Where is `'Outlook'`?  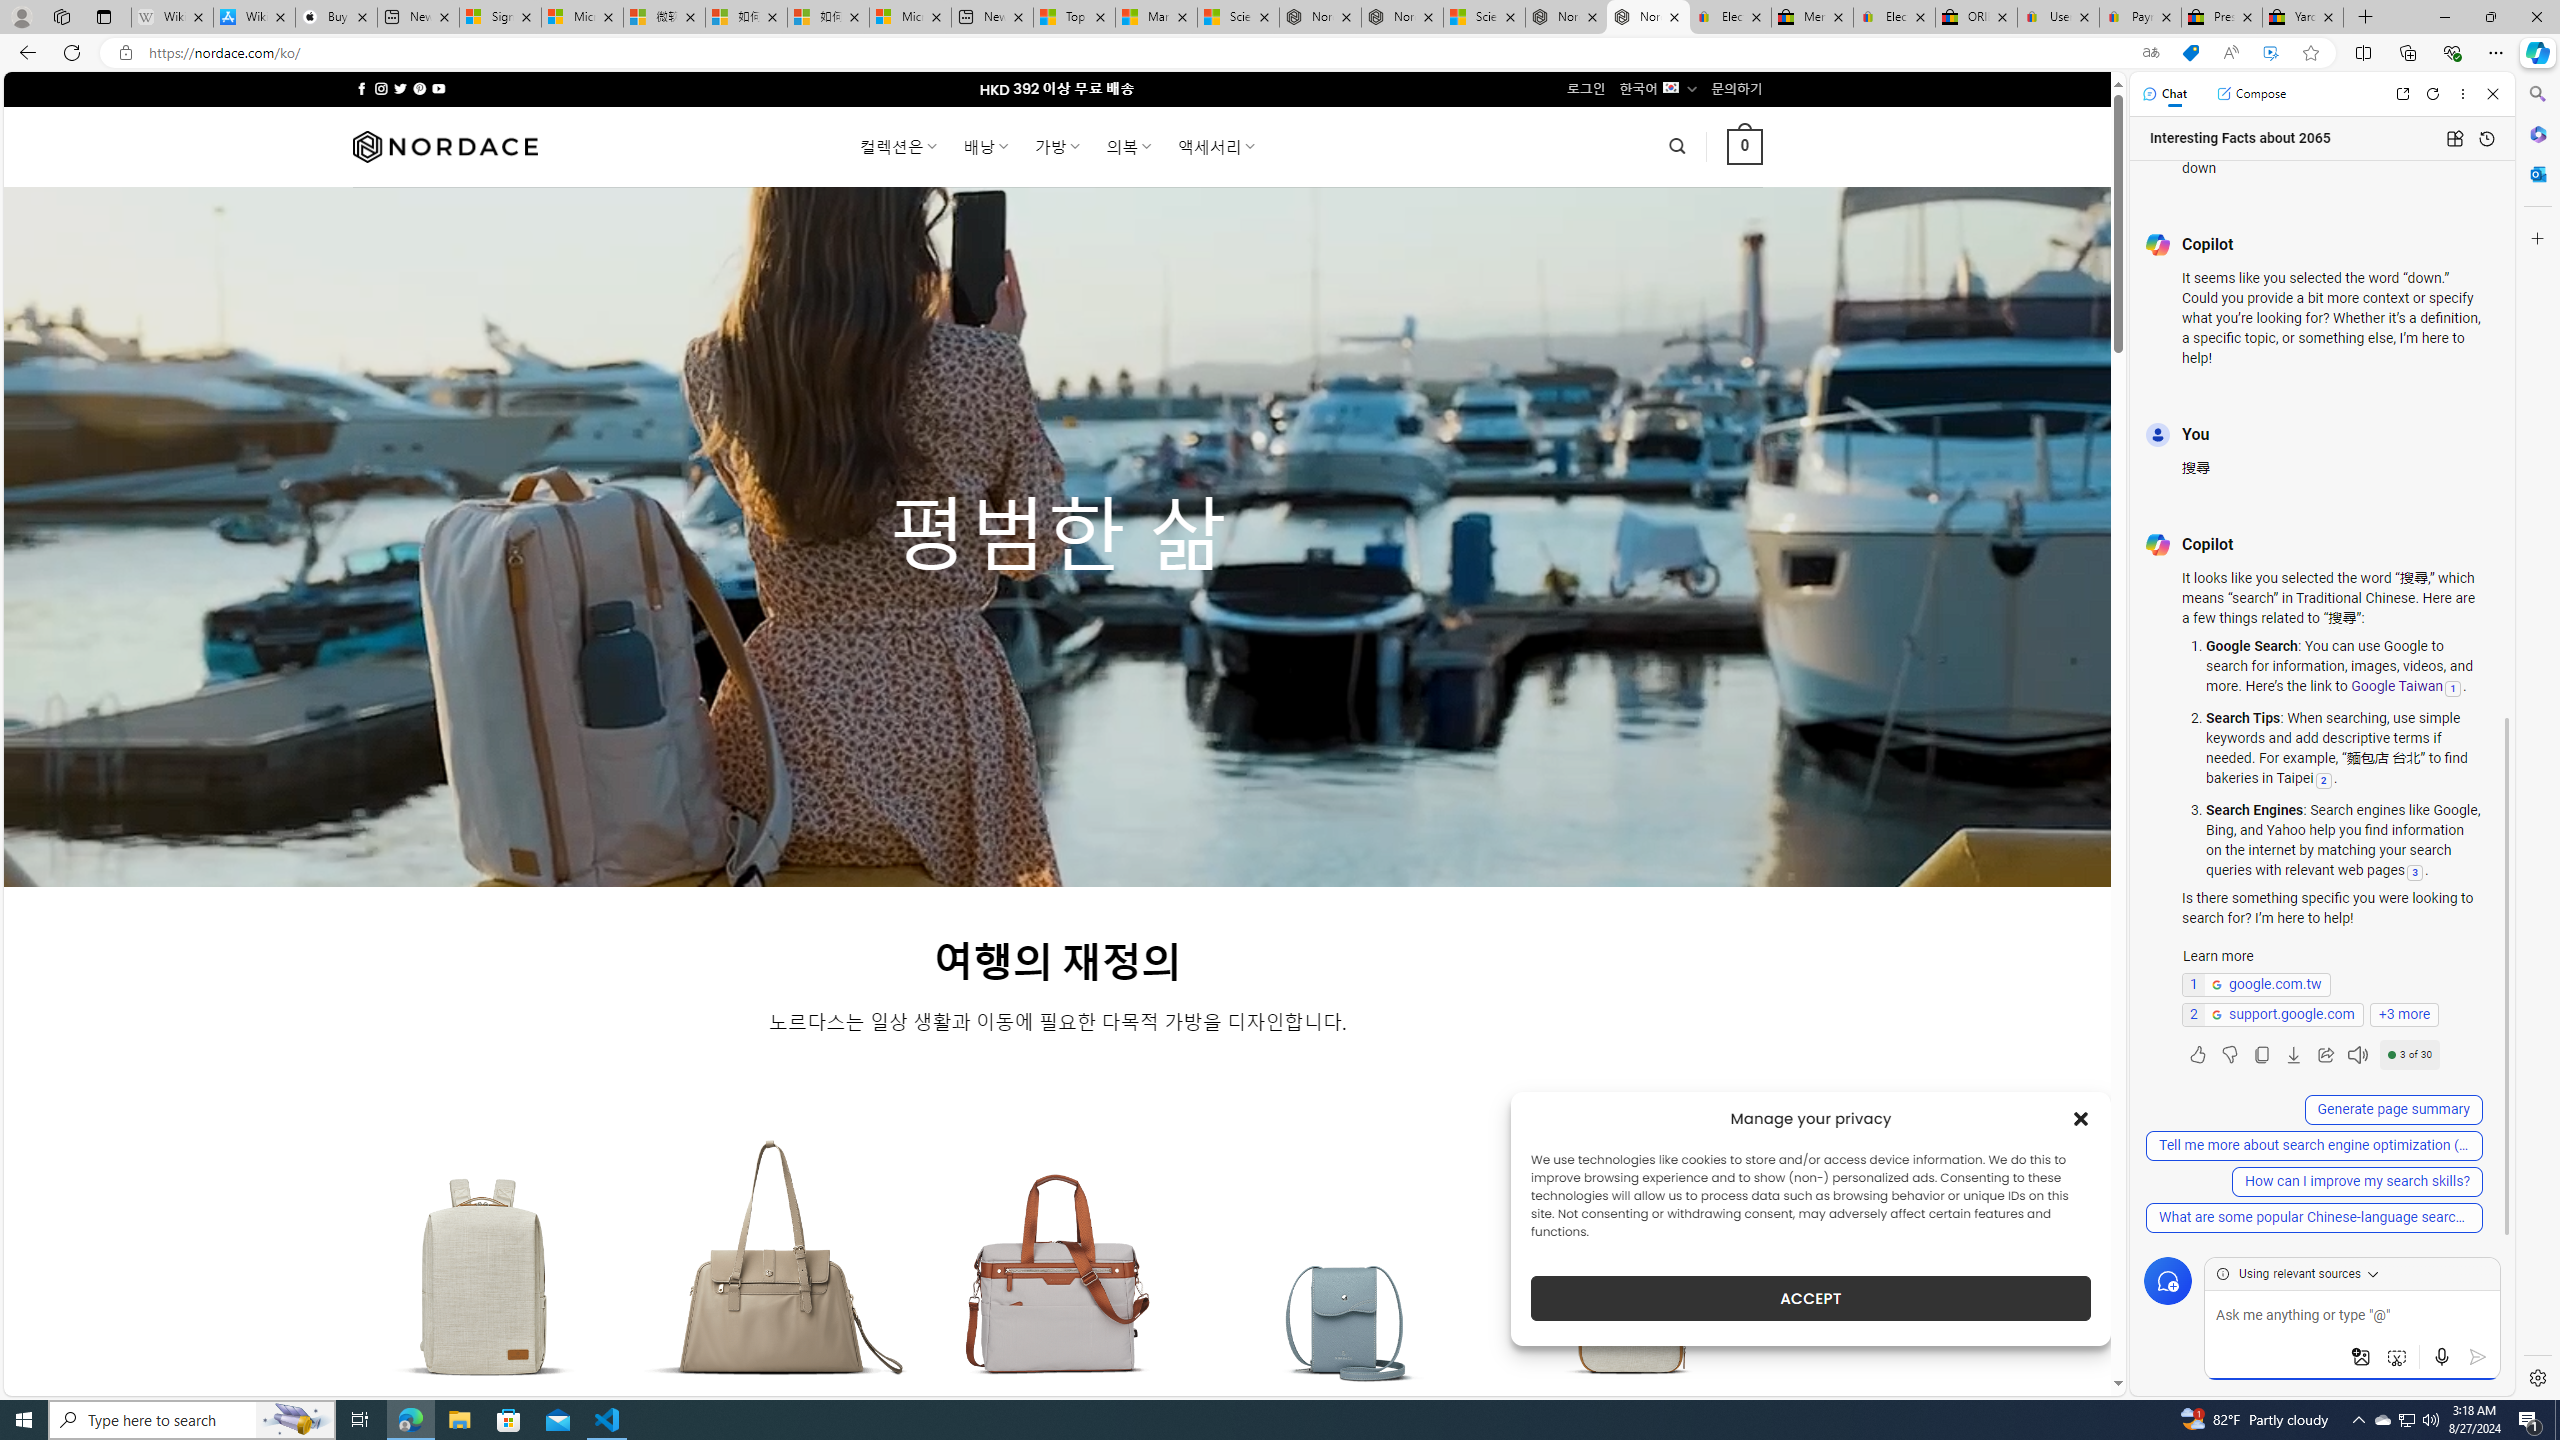 'Outlook' is located at coordinates (2535, 172).